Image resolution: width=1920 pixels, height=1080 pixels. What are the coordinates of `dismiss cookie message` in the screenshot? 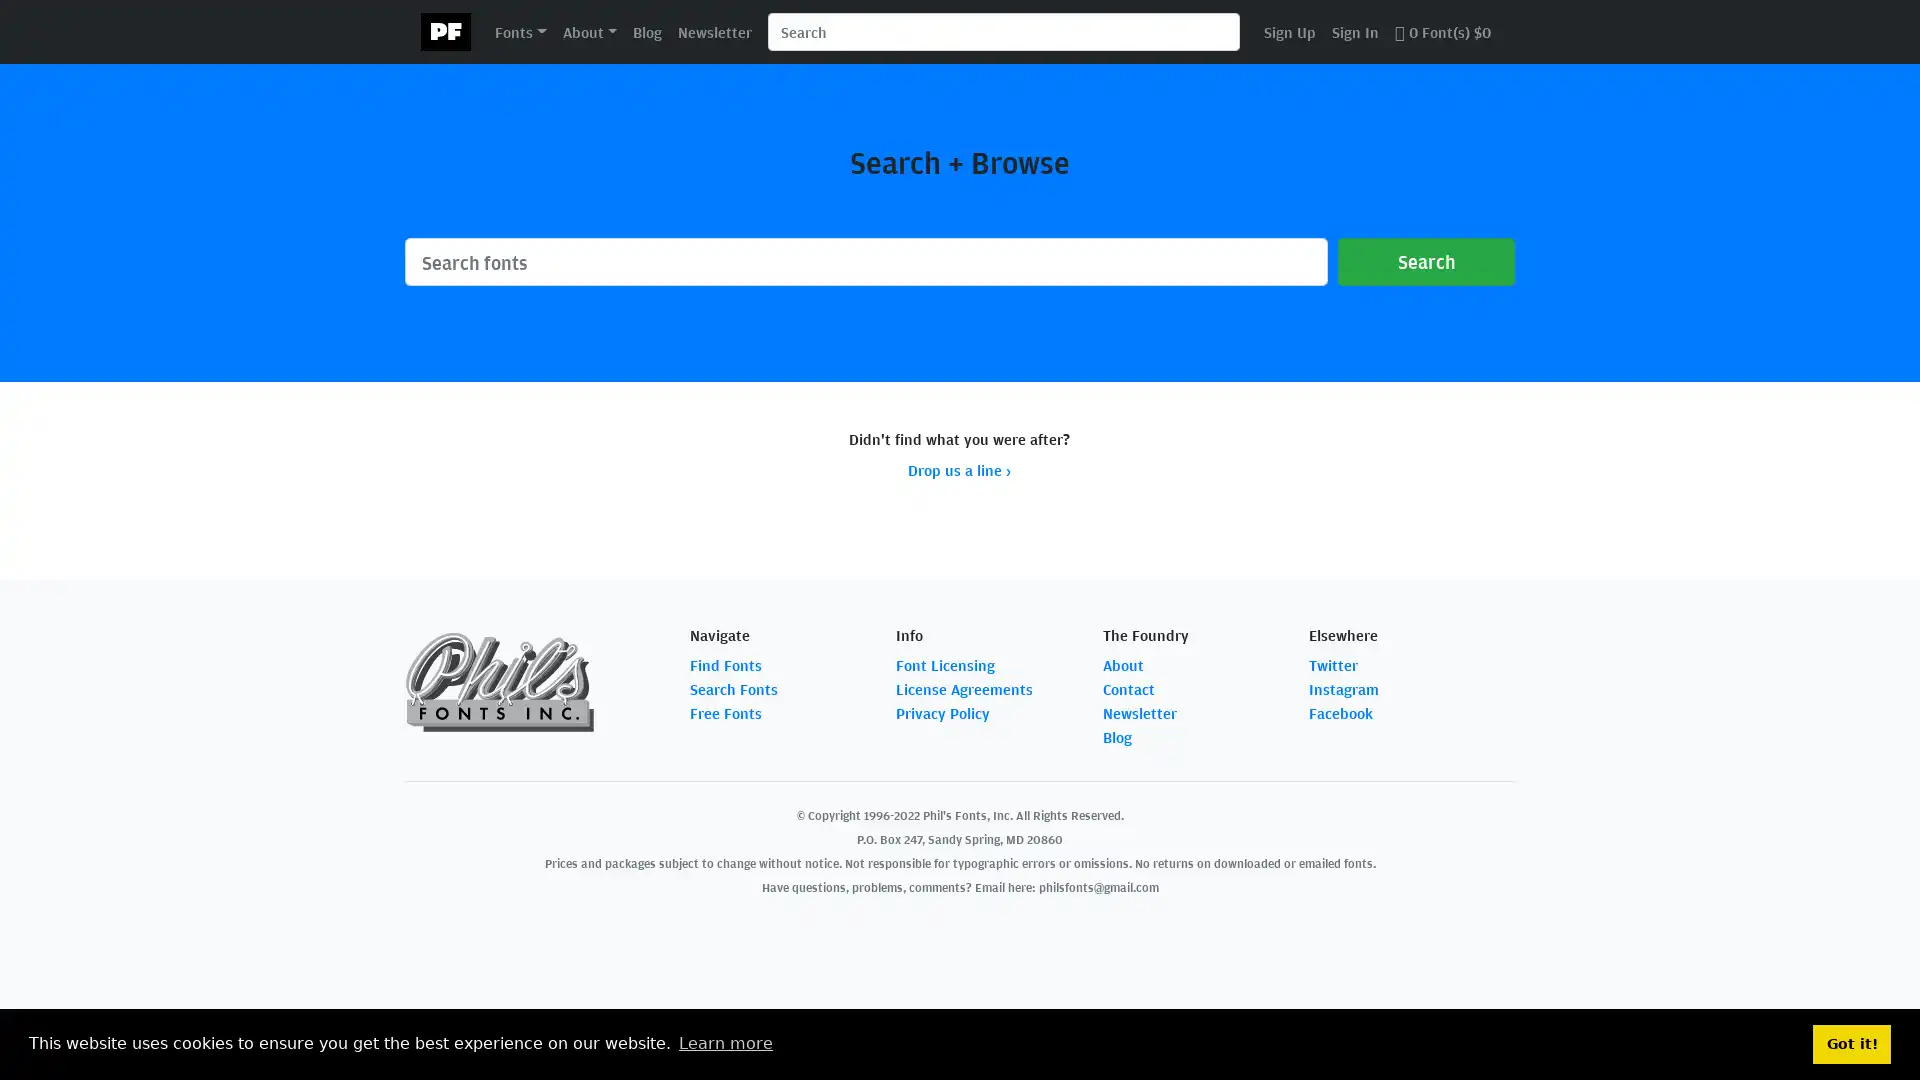 It's located at (1851, 1043).